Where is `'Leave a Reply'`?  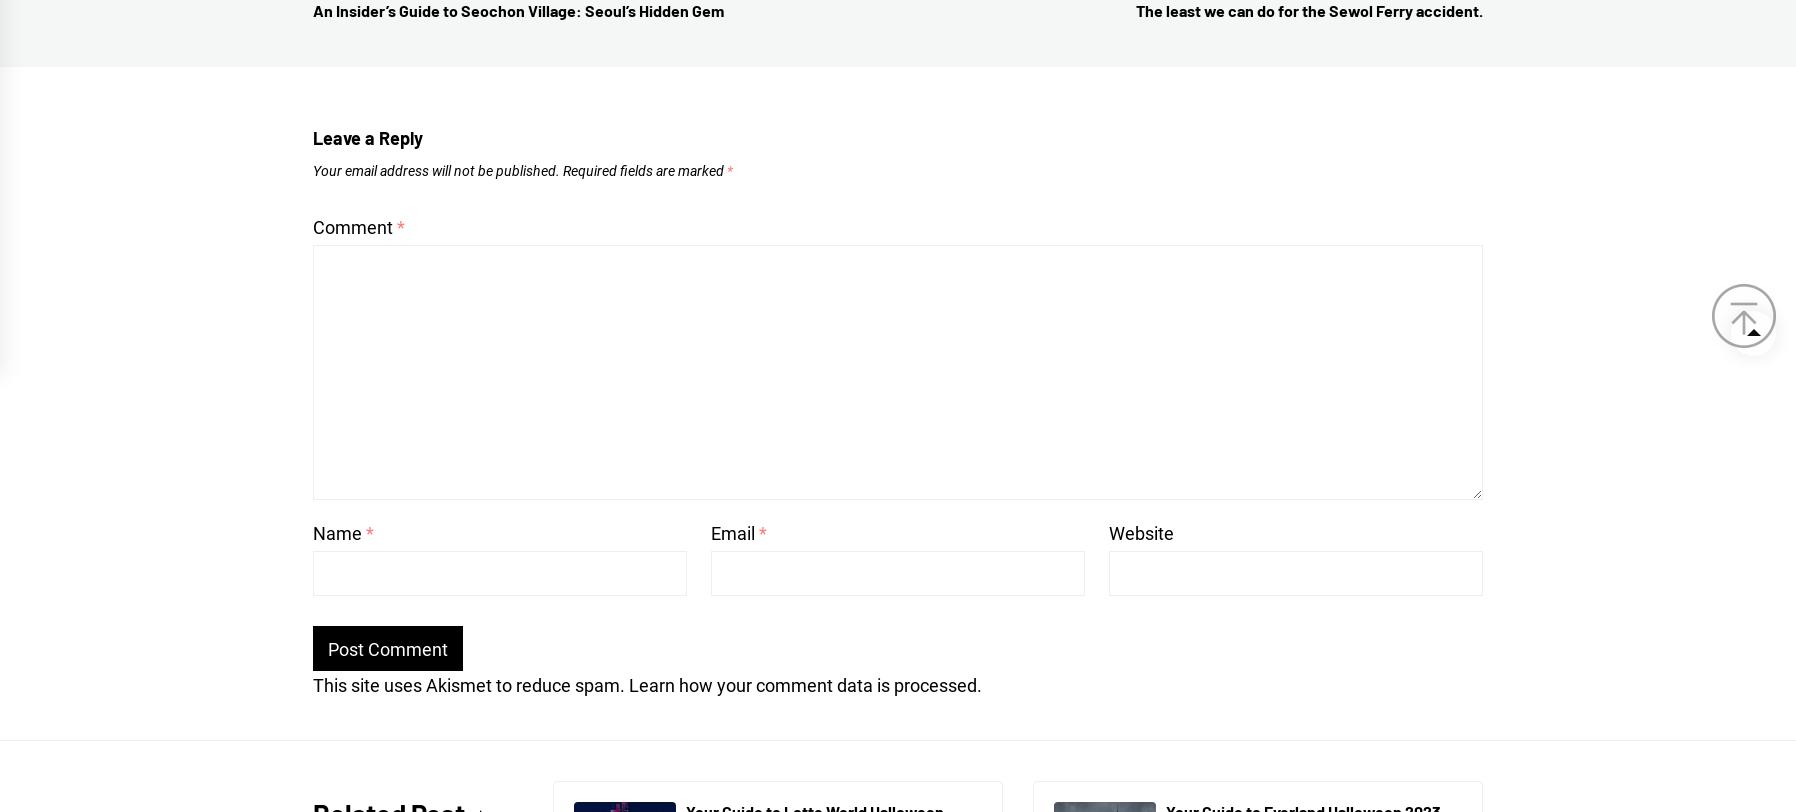 'Leave a Reply' is located at coordinates (368, 136).